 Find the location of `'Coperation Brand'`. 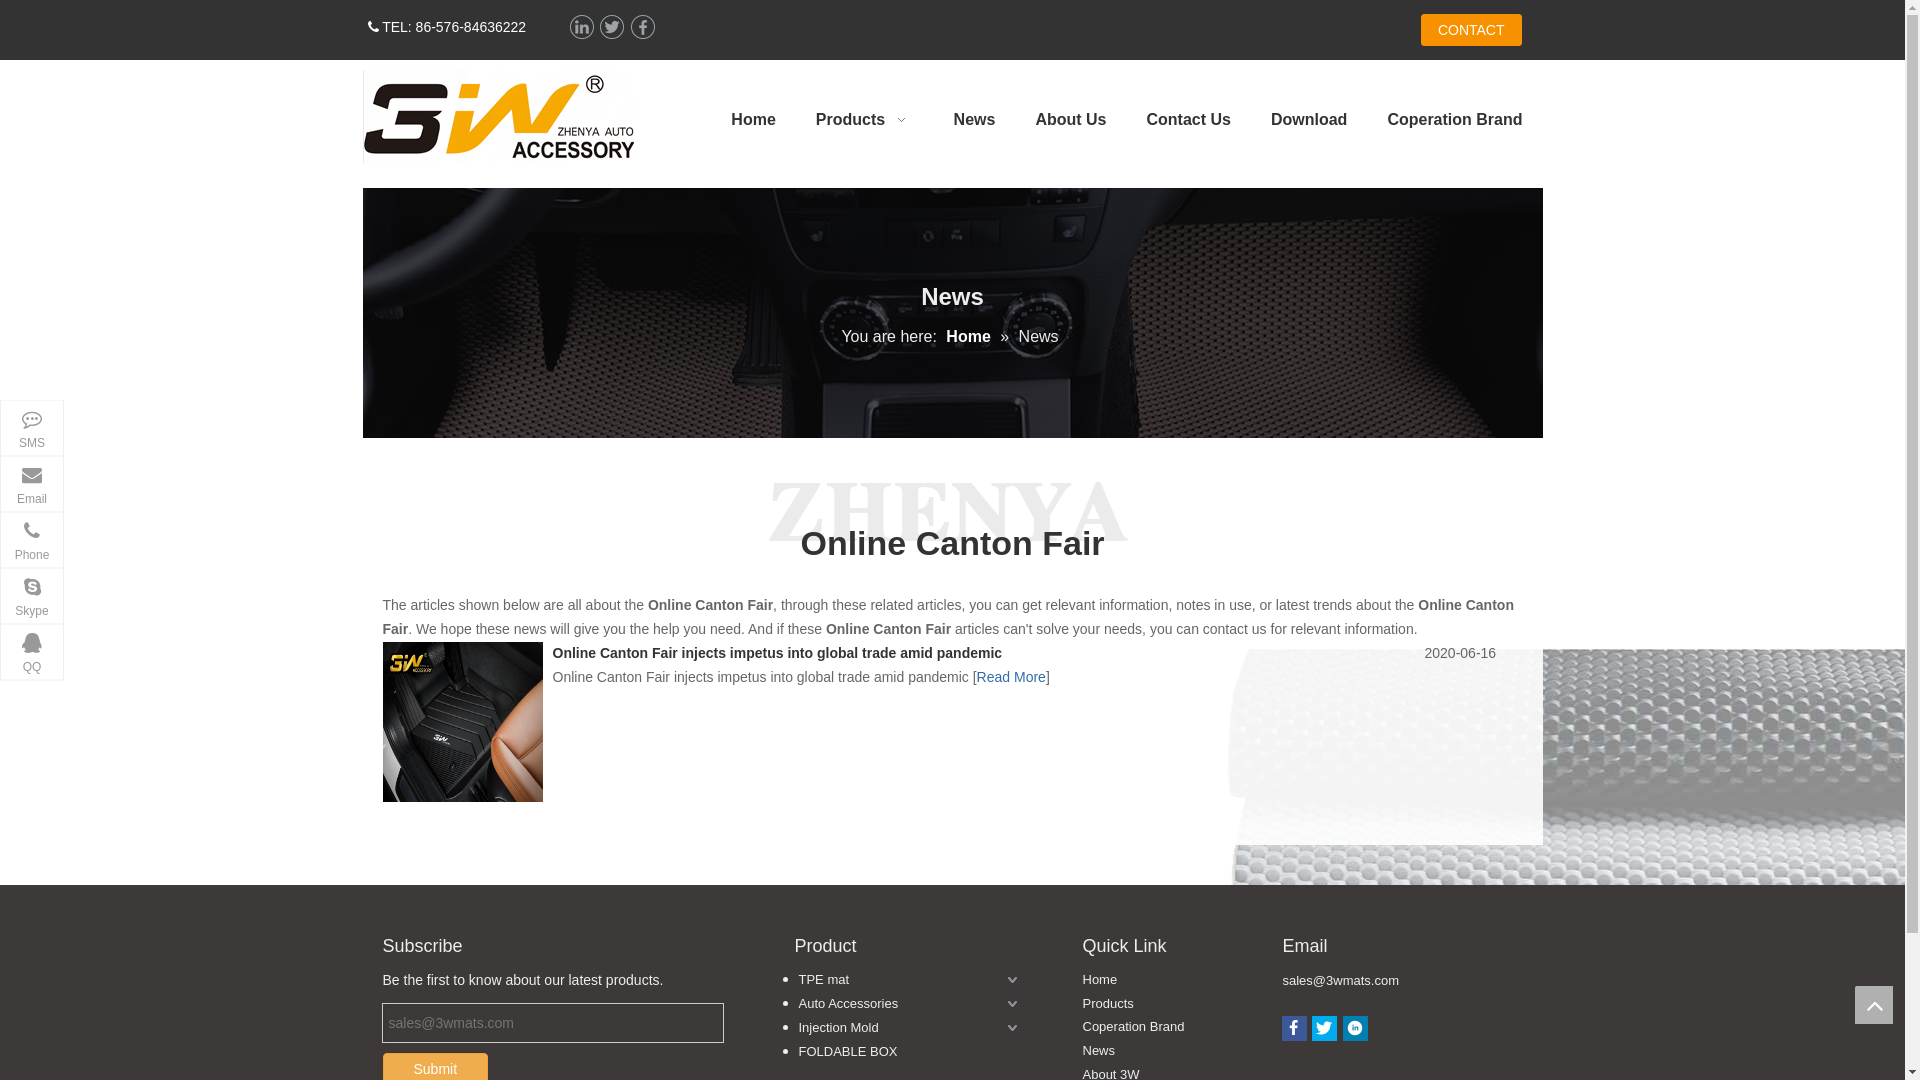

'Coperation Brand' is located at coordinates (1132, 1026).